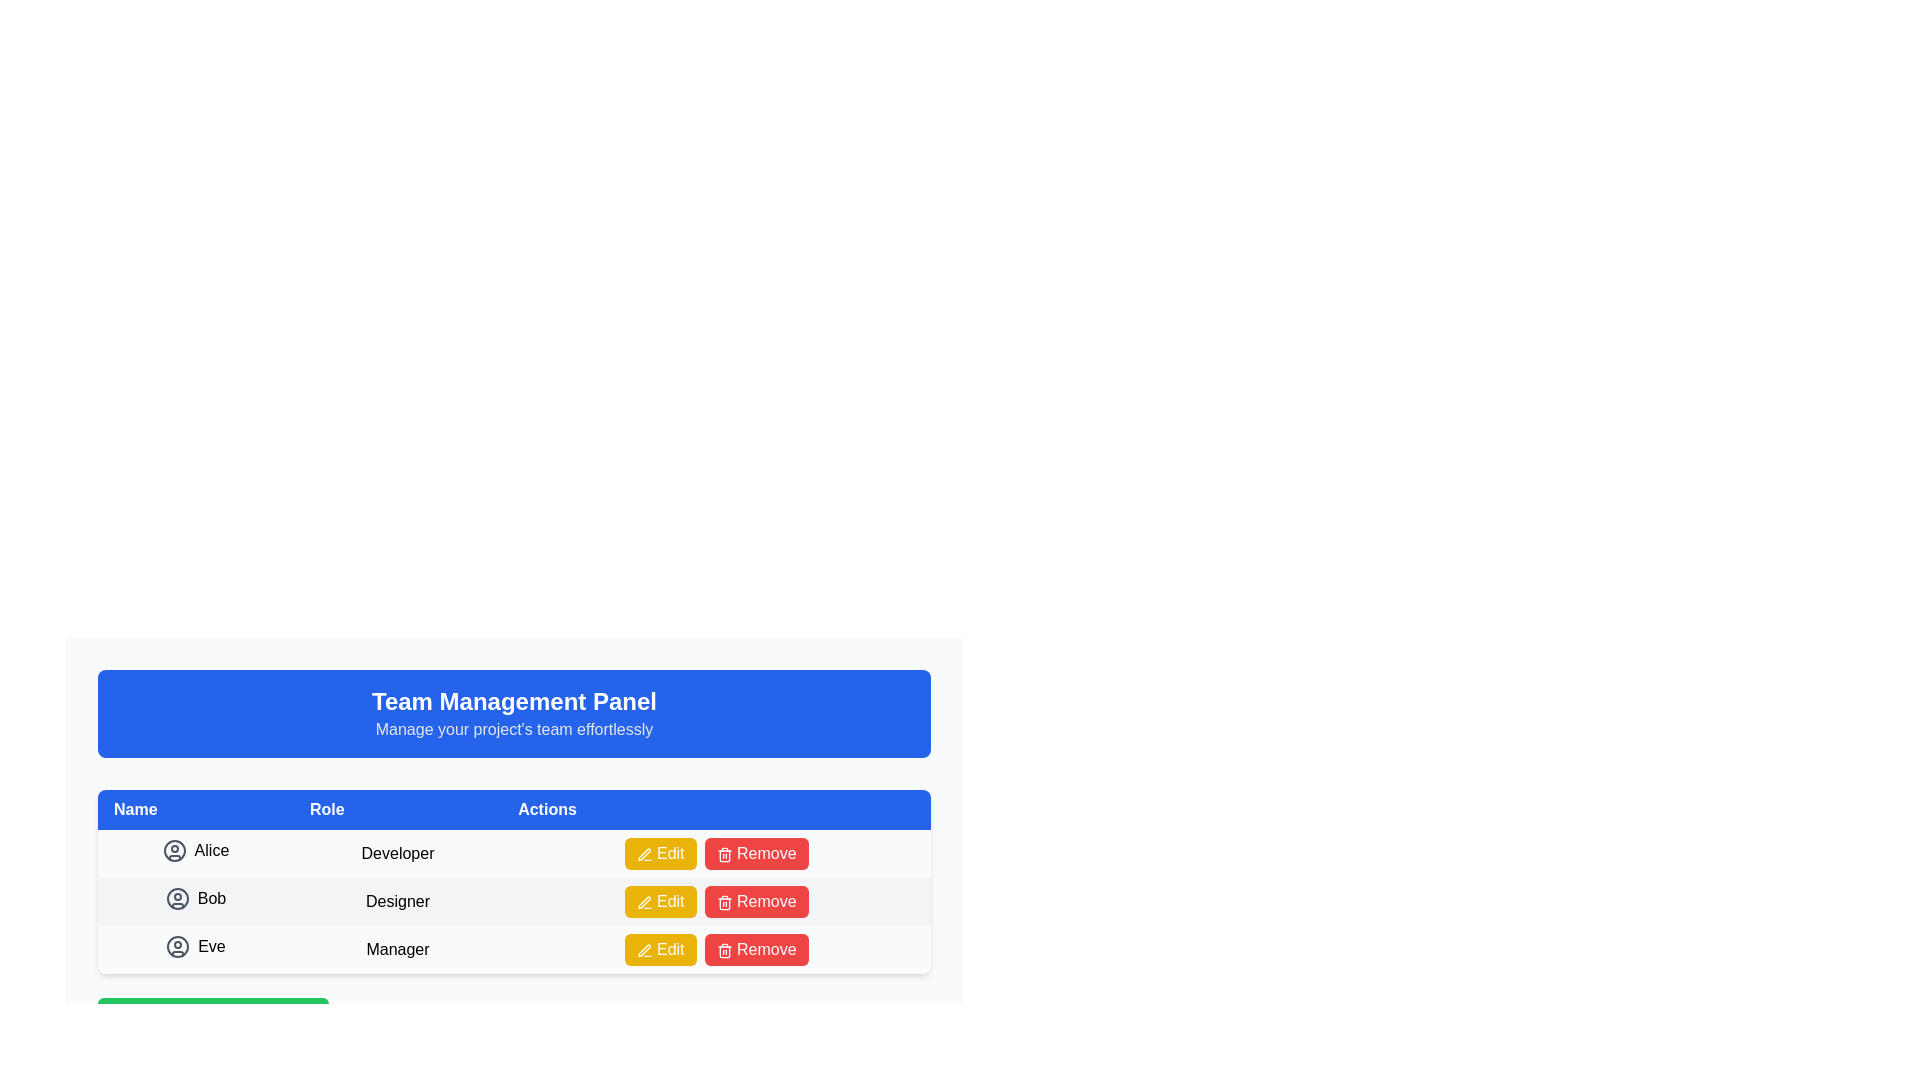  What do you see at coordinates (196, 948) in the screenshot?
I see `the text element identifying 'Eve' in the team management panel` at bounding box center [196, 948].